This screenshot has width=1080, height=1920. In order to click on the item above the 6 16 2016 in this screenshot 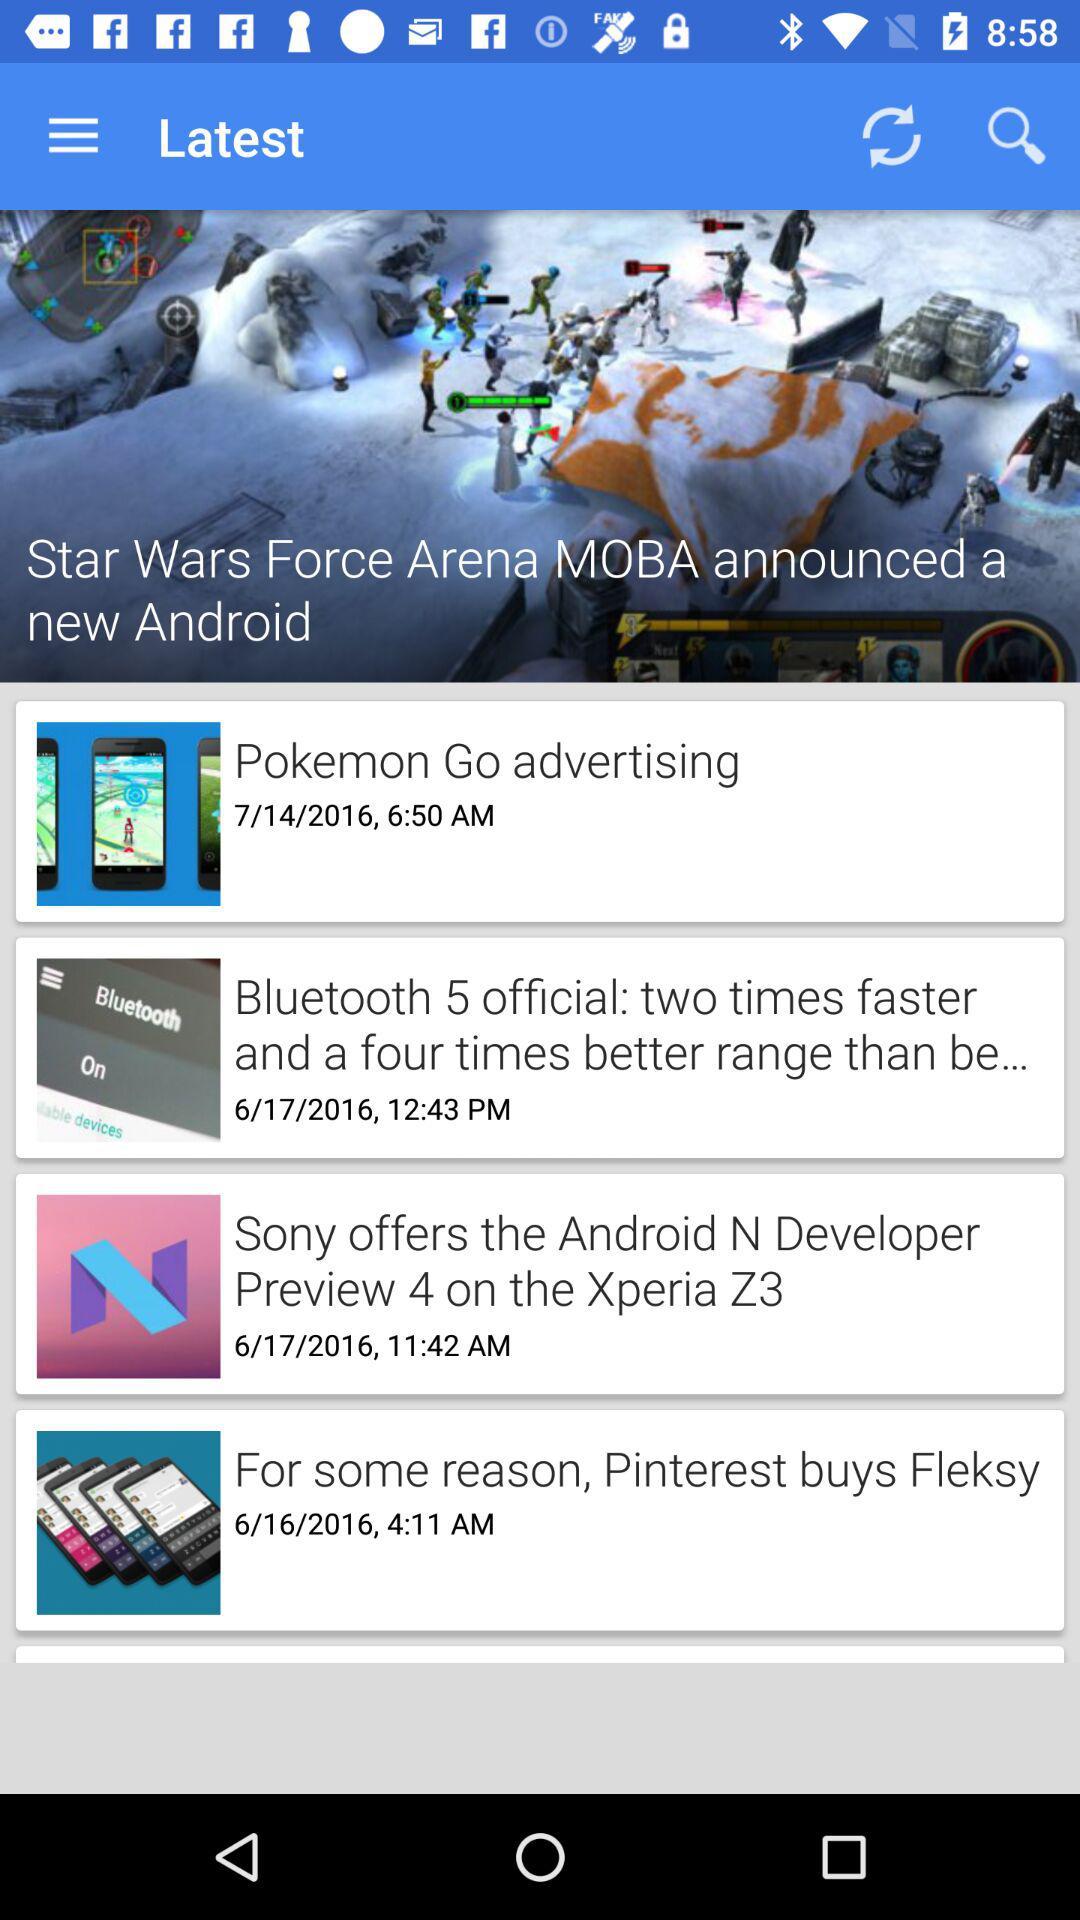, I will do `click(630, 1465)`.